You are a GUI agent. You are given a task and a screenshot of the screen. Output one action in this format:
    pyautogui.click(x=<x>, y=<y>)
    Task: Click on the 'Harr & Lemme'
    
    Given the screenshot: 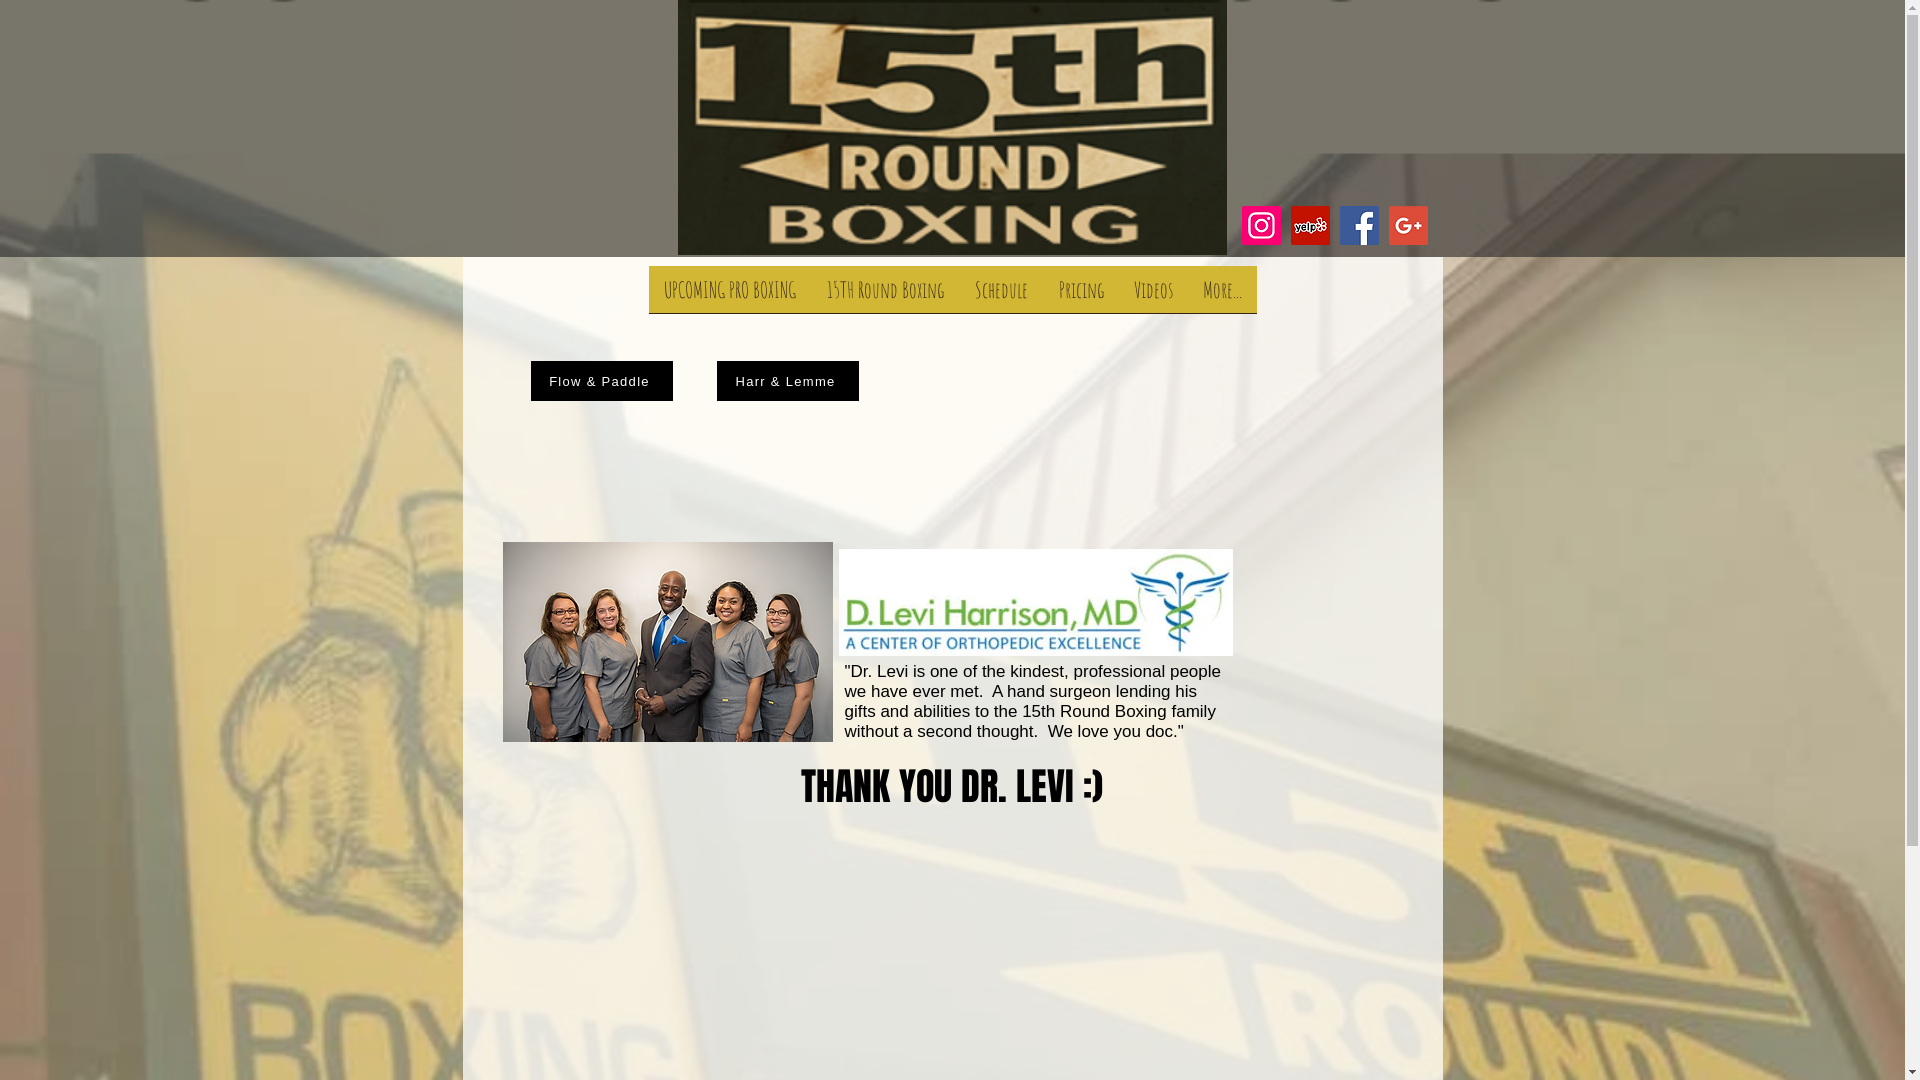 What is the action you would take?
    pyautogui.click(x=786, y=381)
    